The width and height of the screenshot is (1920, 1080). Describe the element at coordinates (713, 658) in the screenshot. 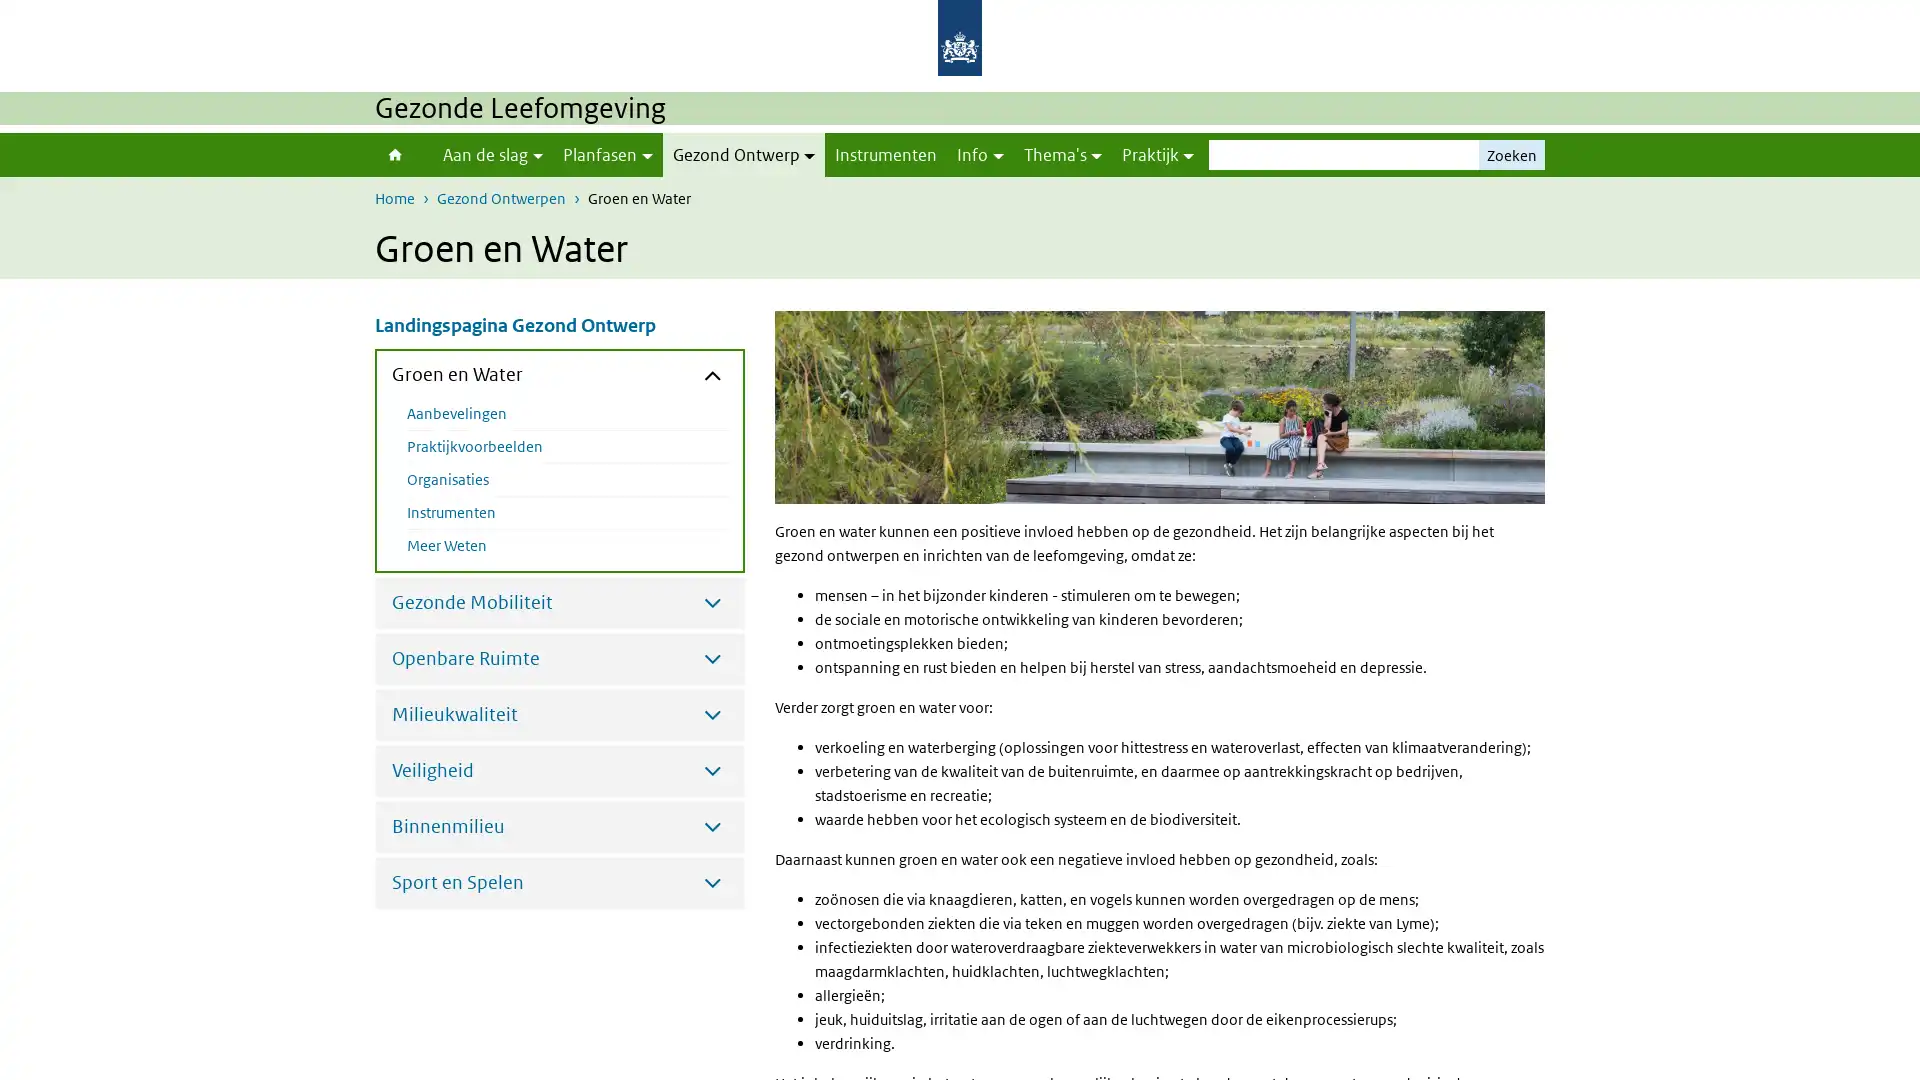

I see `Submenu openen` at that location.